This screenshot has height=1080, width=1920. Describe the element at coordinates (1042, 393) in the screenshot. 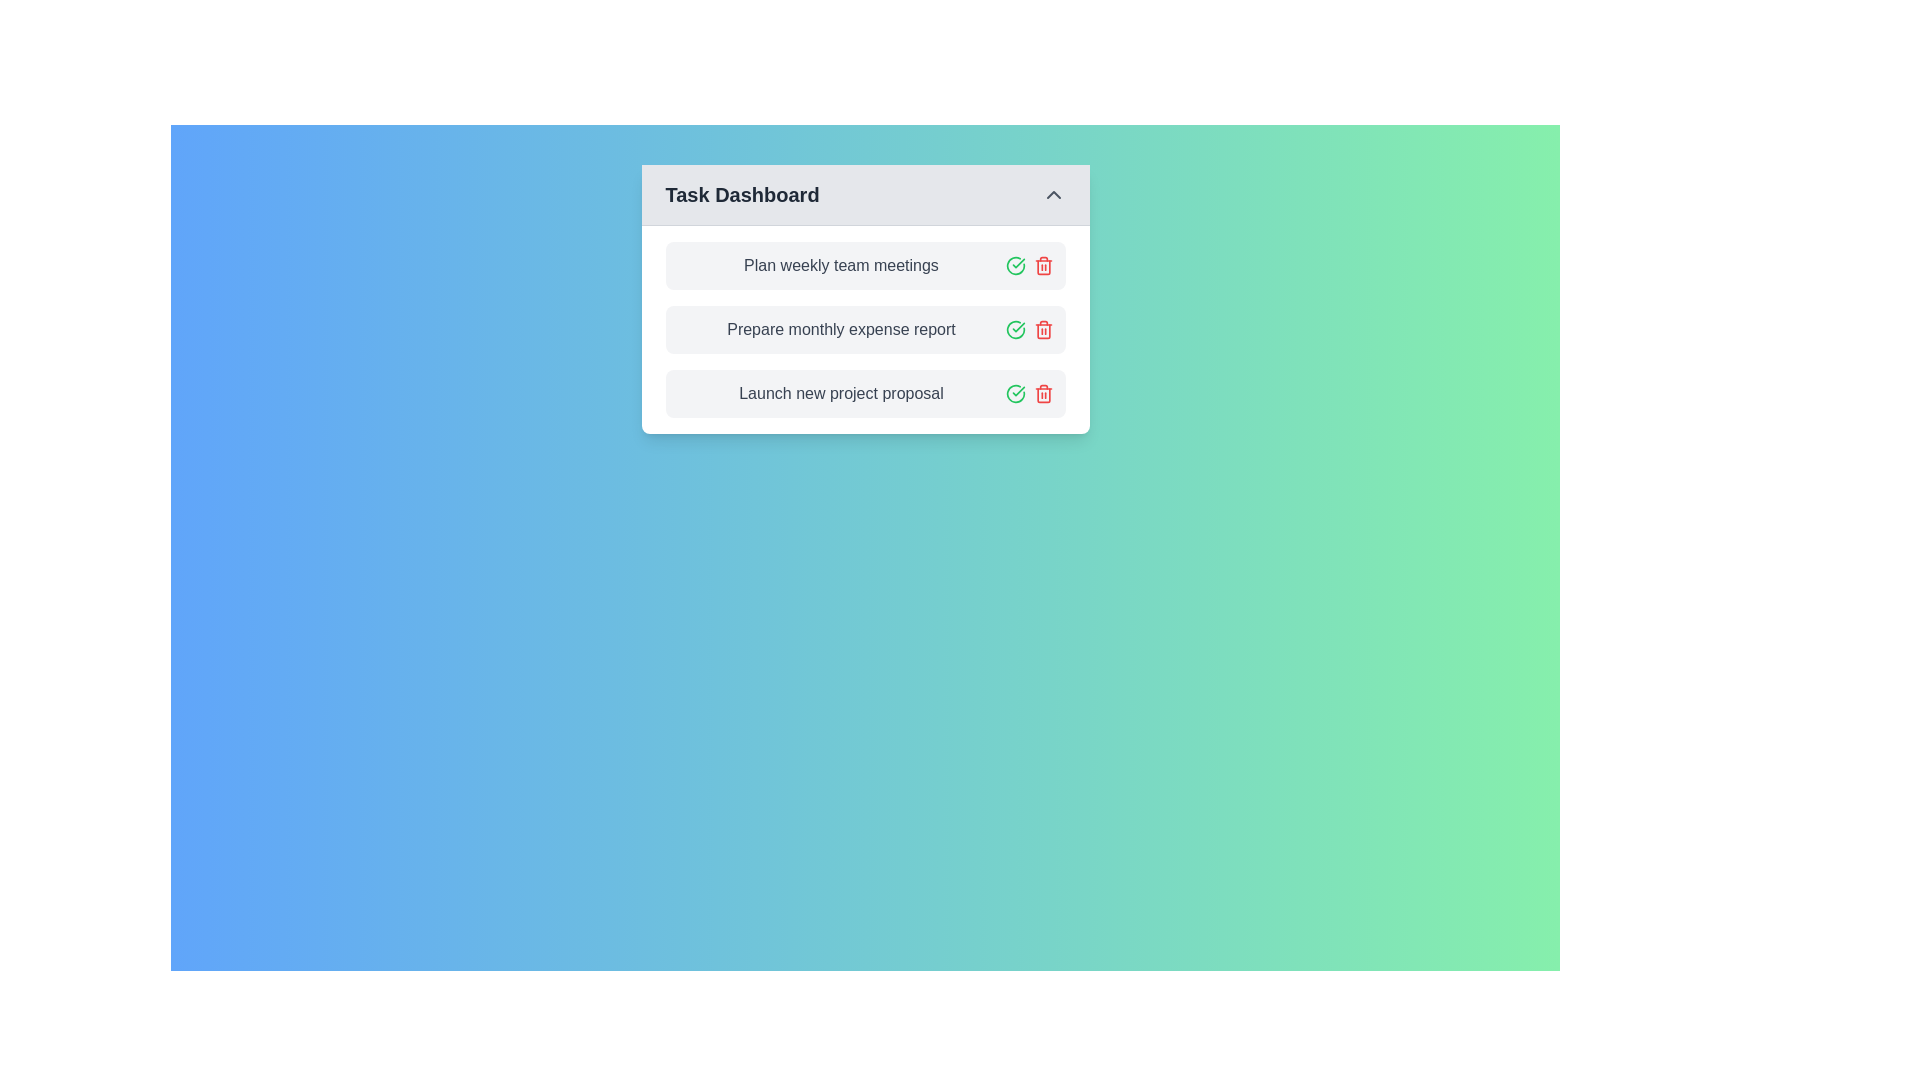

I see `the red trash can icon button, which is the third icon in the column for launching a new project proposal` at that location.